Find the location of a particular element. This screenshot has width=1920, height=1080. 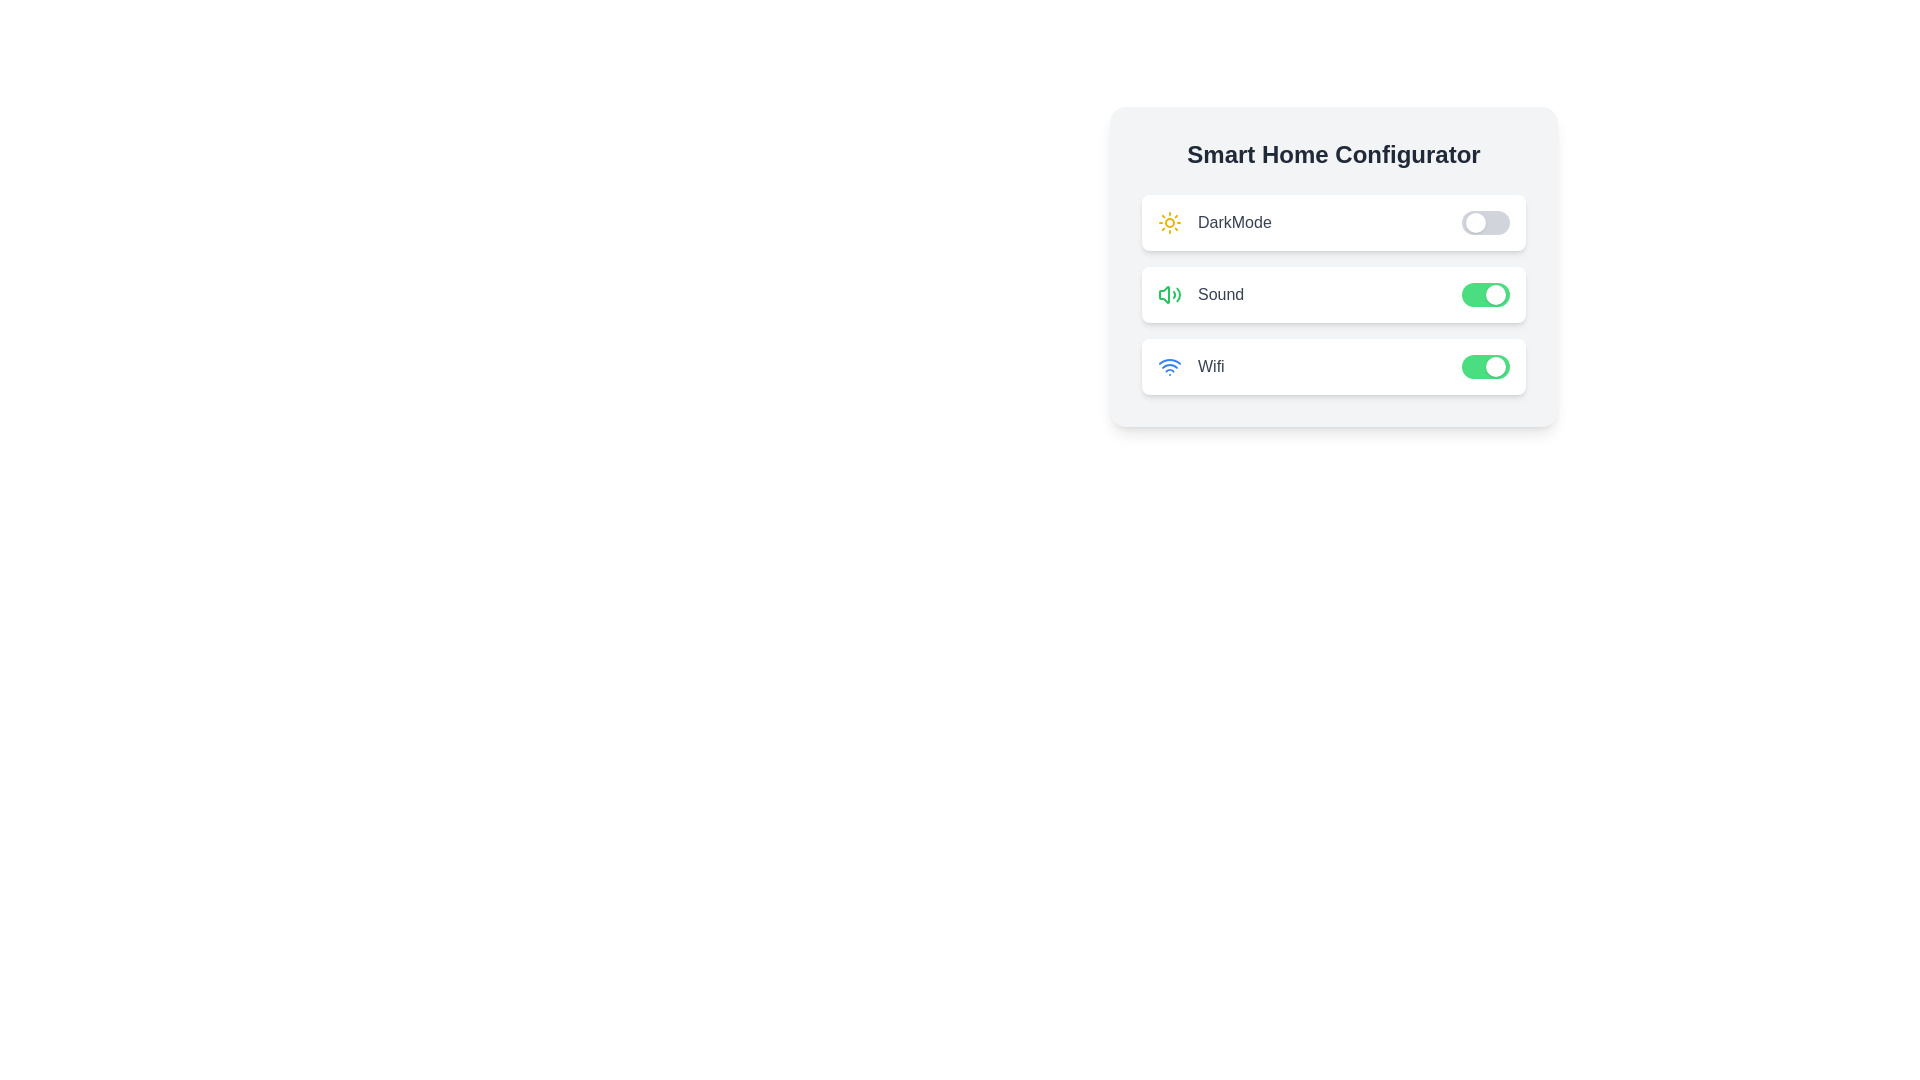

volume icon located in the second row of the vertical options list labeled 'Sound', which is to the left of the text 'Sound' and above the Wi-Fi option is located at coordinates (1170, 294).